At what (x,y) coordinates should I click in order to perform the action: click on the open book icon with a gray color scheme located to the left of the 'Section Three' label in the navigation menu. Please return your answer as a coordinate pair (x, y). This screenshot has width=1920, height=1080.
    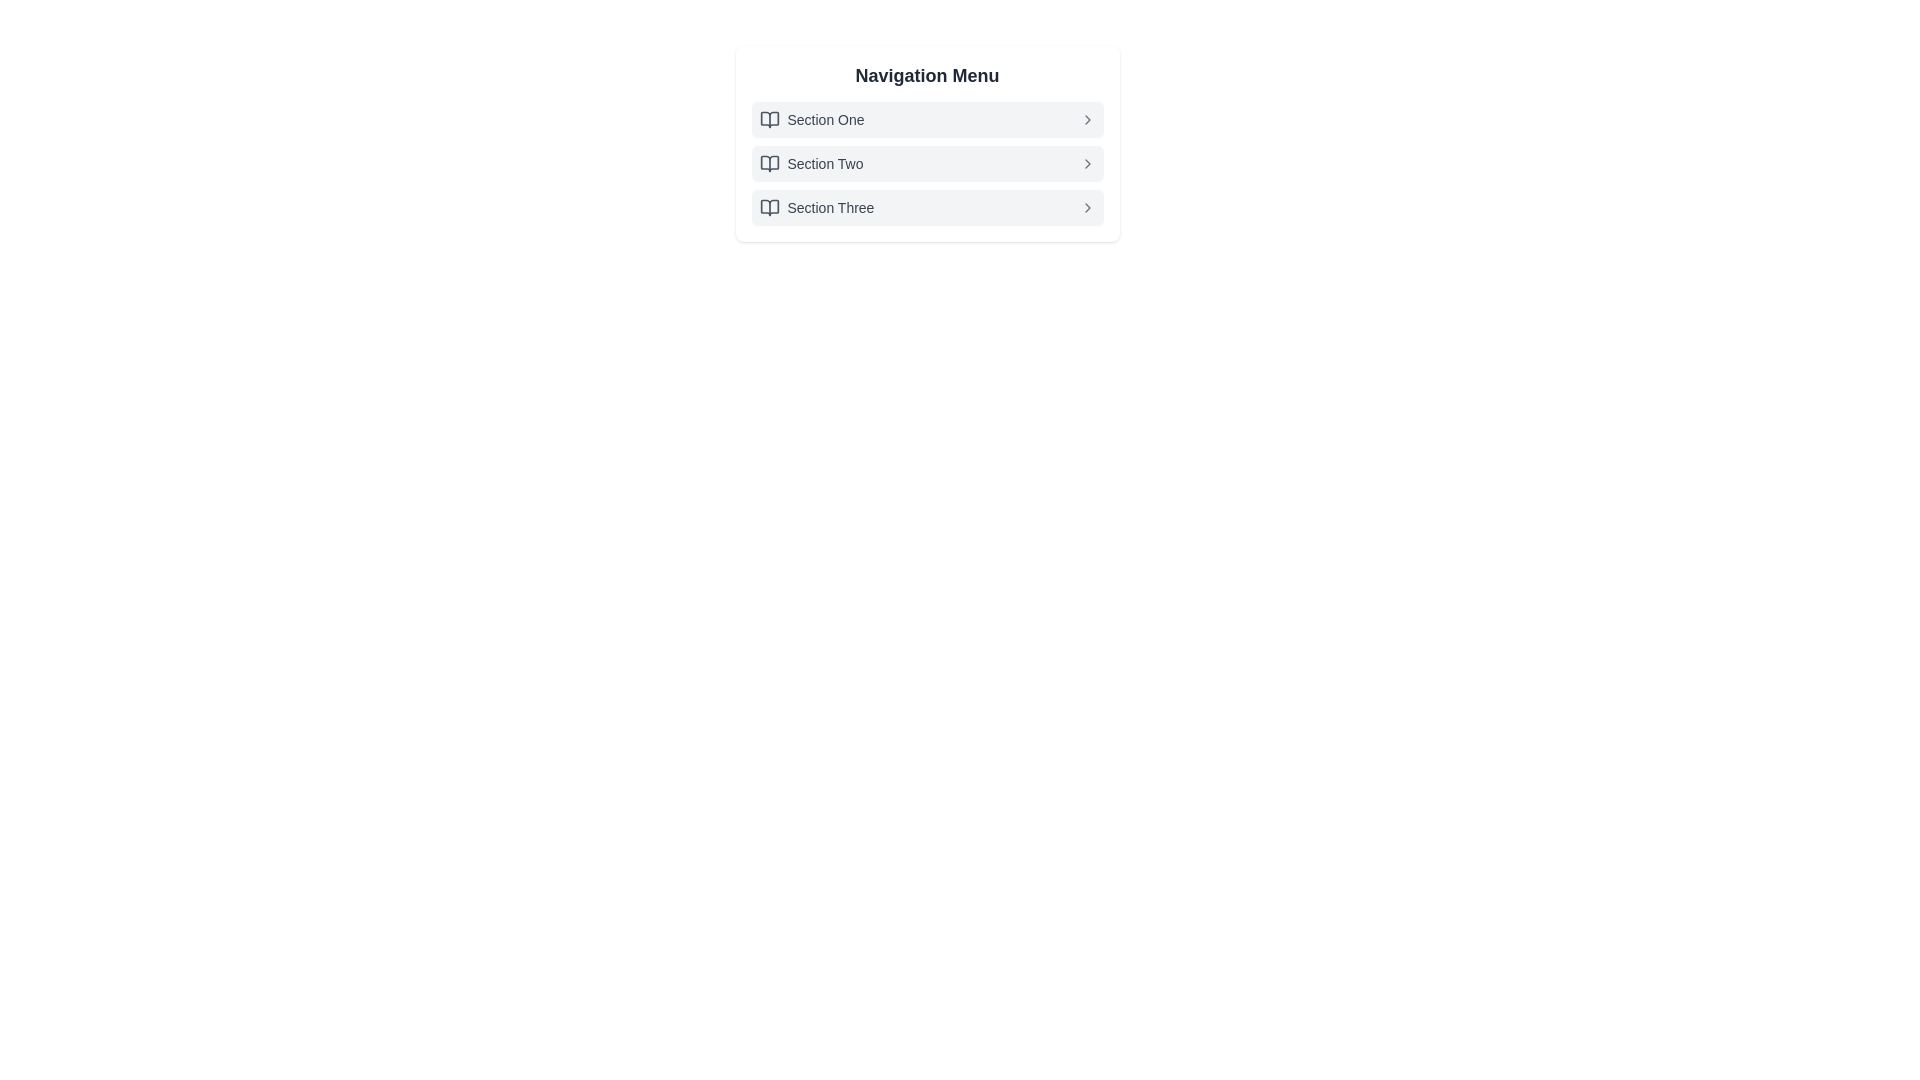
    Looking at the image, I should click on (768, 208).